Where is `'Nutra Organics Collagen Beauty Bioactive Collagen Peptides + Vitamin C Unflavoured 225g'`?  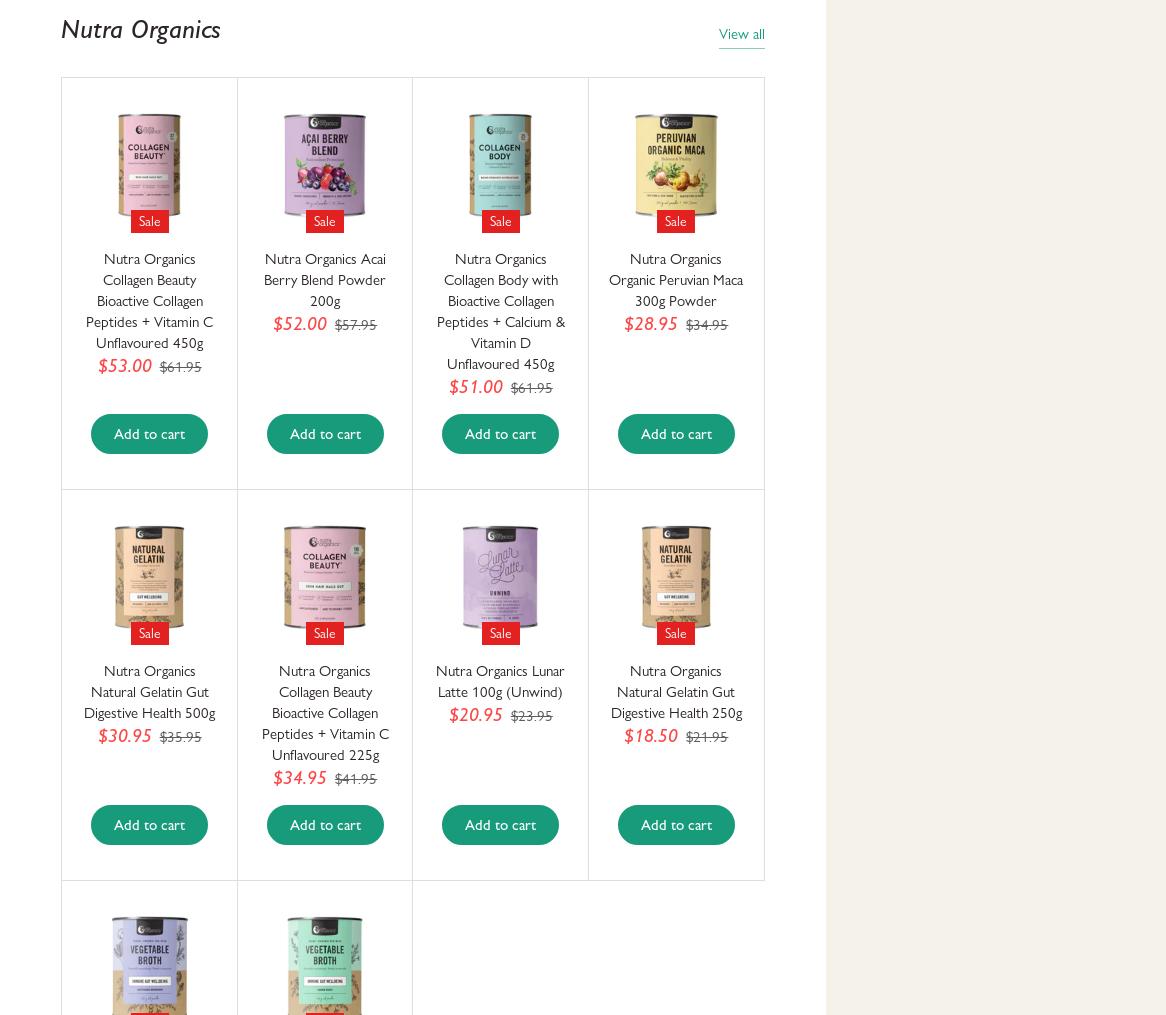 'Nutra Organics Collagen Beauty Bioactive Collagen Peptides + Vitamin C Unflavoured 225g' is located at coordinates (323, 713).